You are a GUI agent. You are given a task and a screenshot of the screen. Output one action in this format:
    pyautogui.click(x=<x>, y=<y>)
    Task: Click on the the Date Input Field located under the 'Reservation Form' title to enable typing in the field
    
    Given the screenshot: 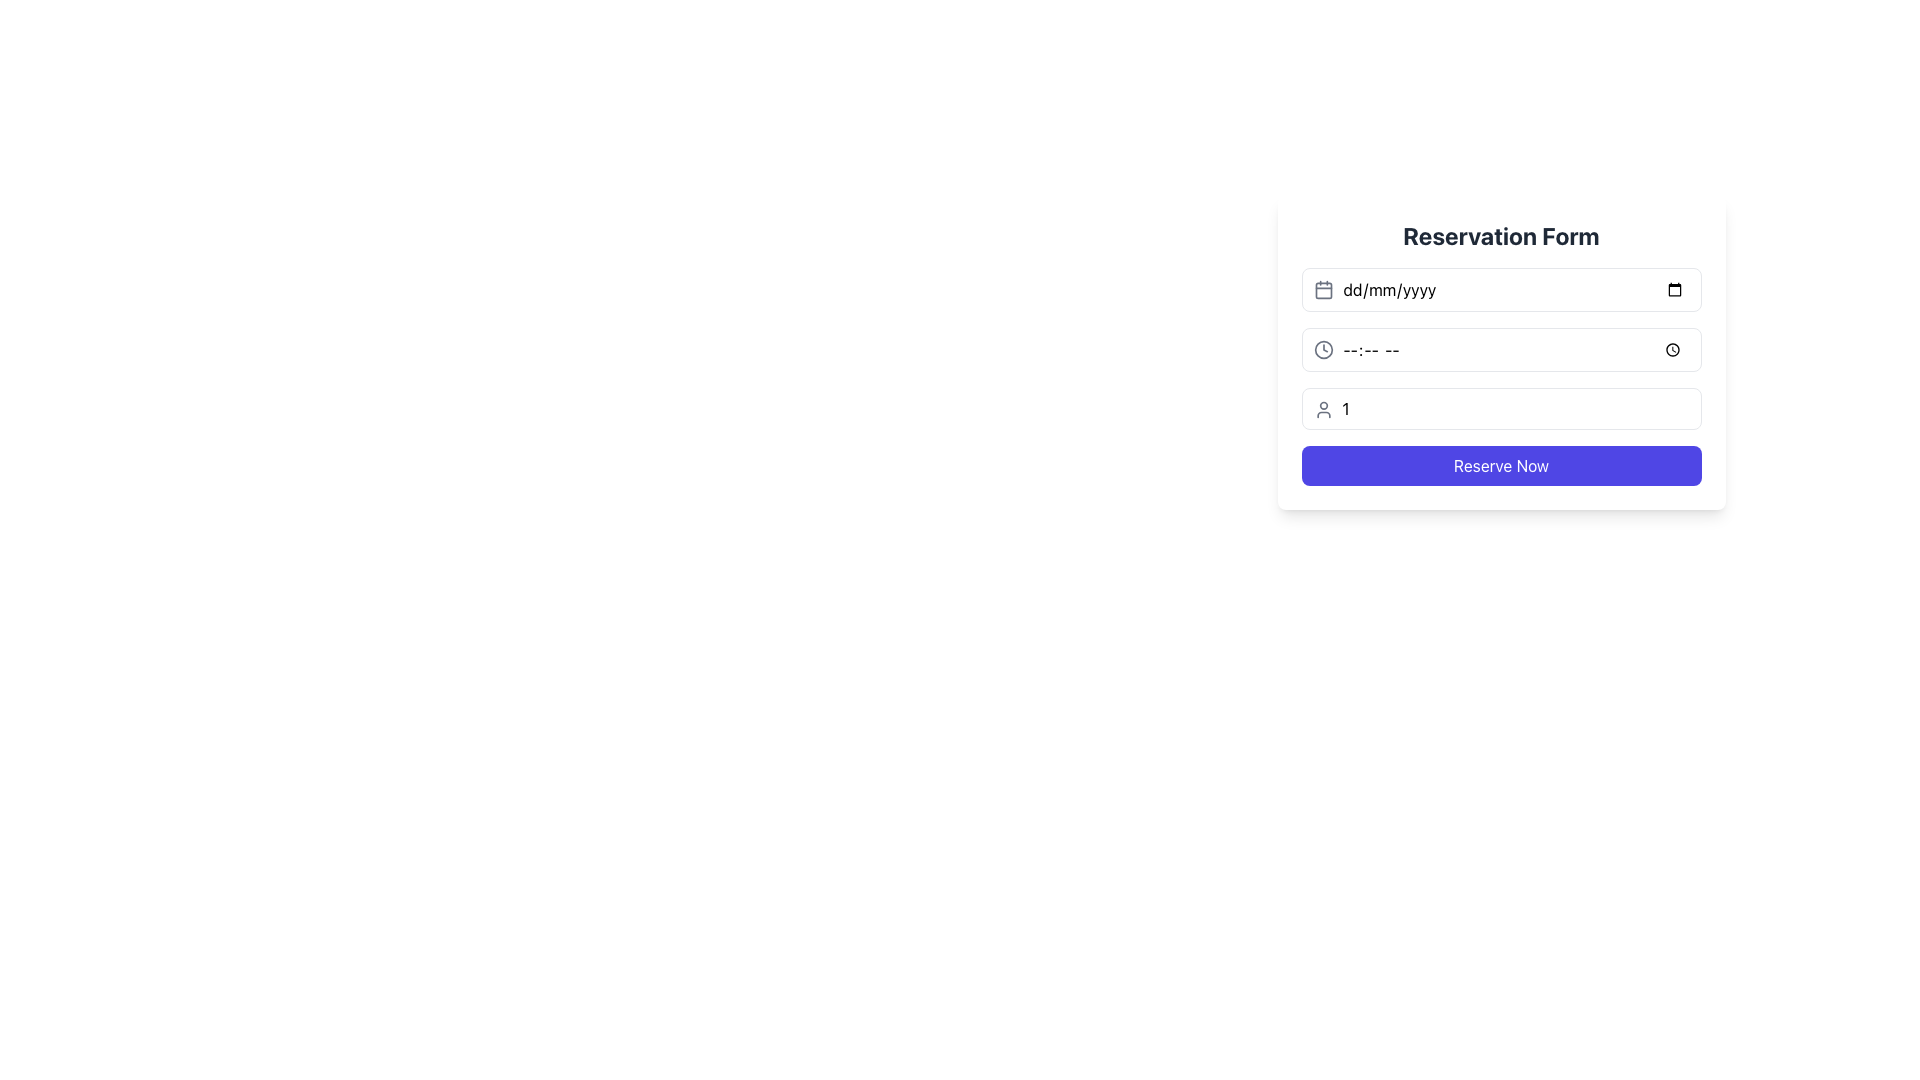 What is the action you would take?
    pyautogui.click(x=1501, y=289)
    